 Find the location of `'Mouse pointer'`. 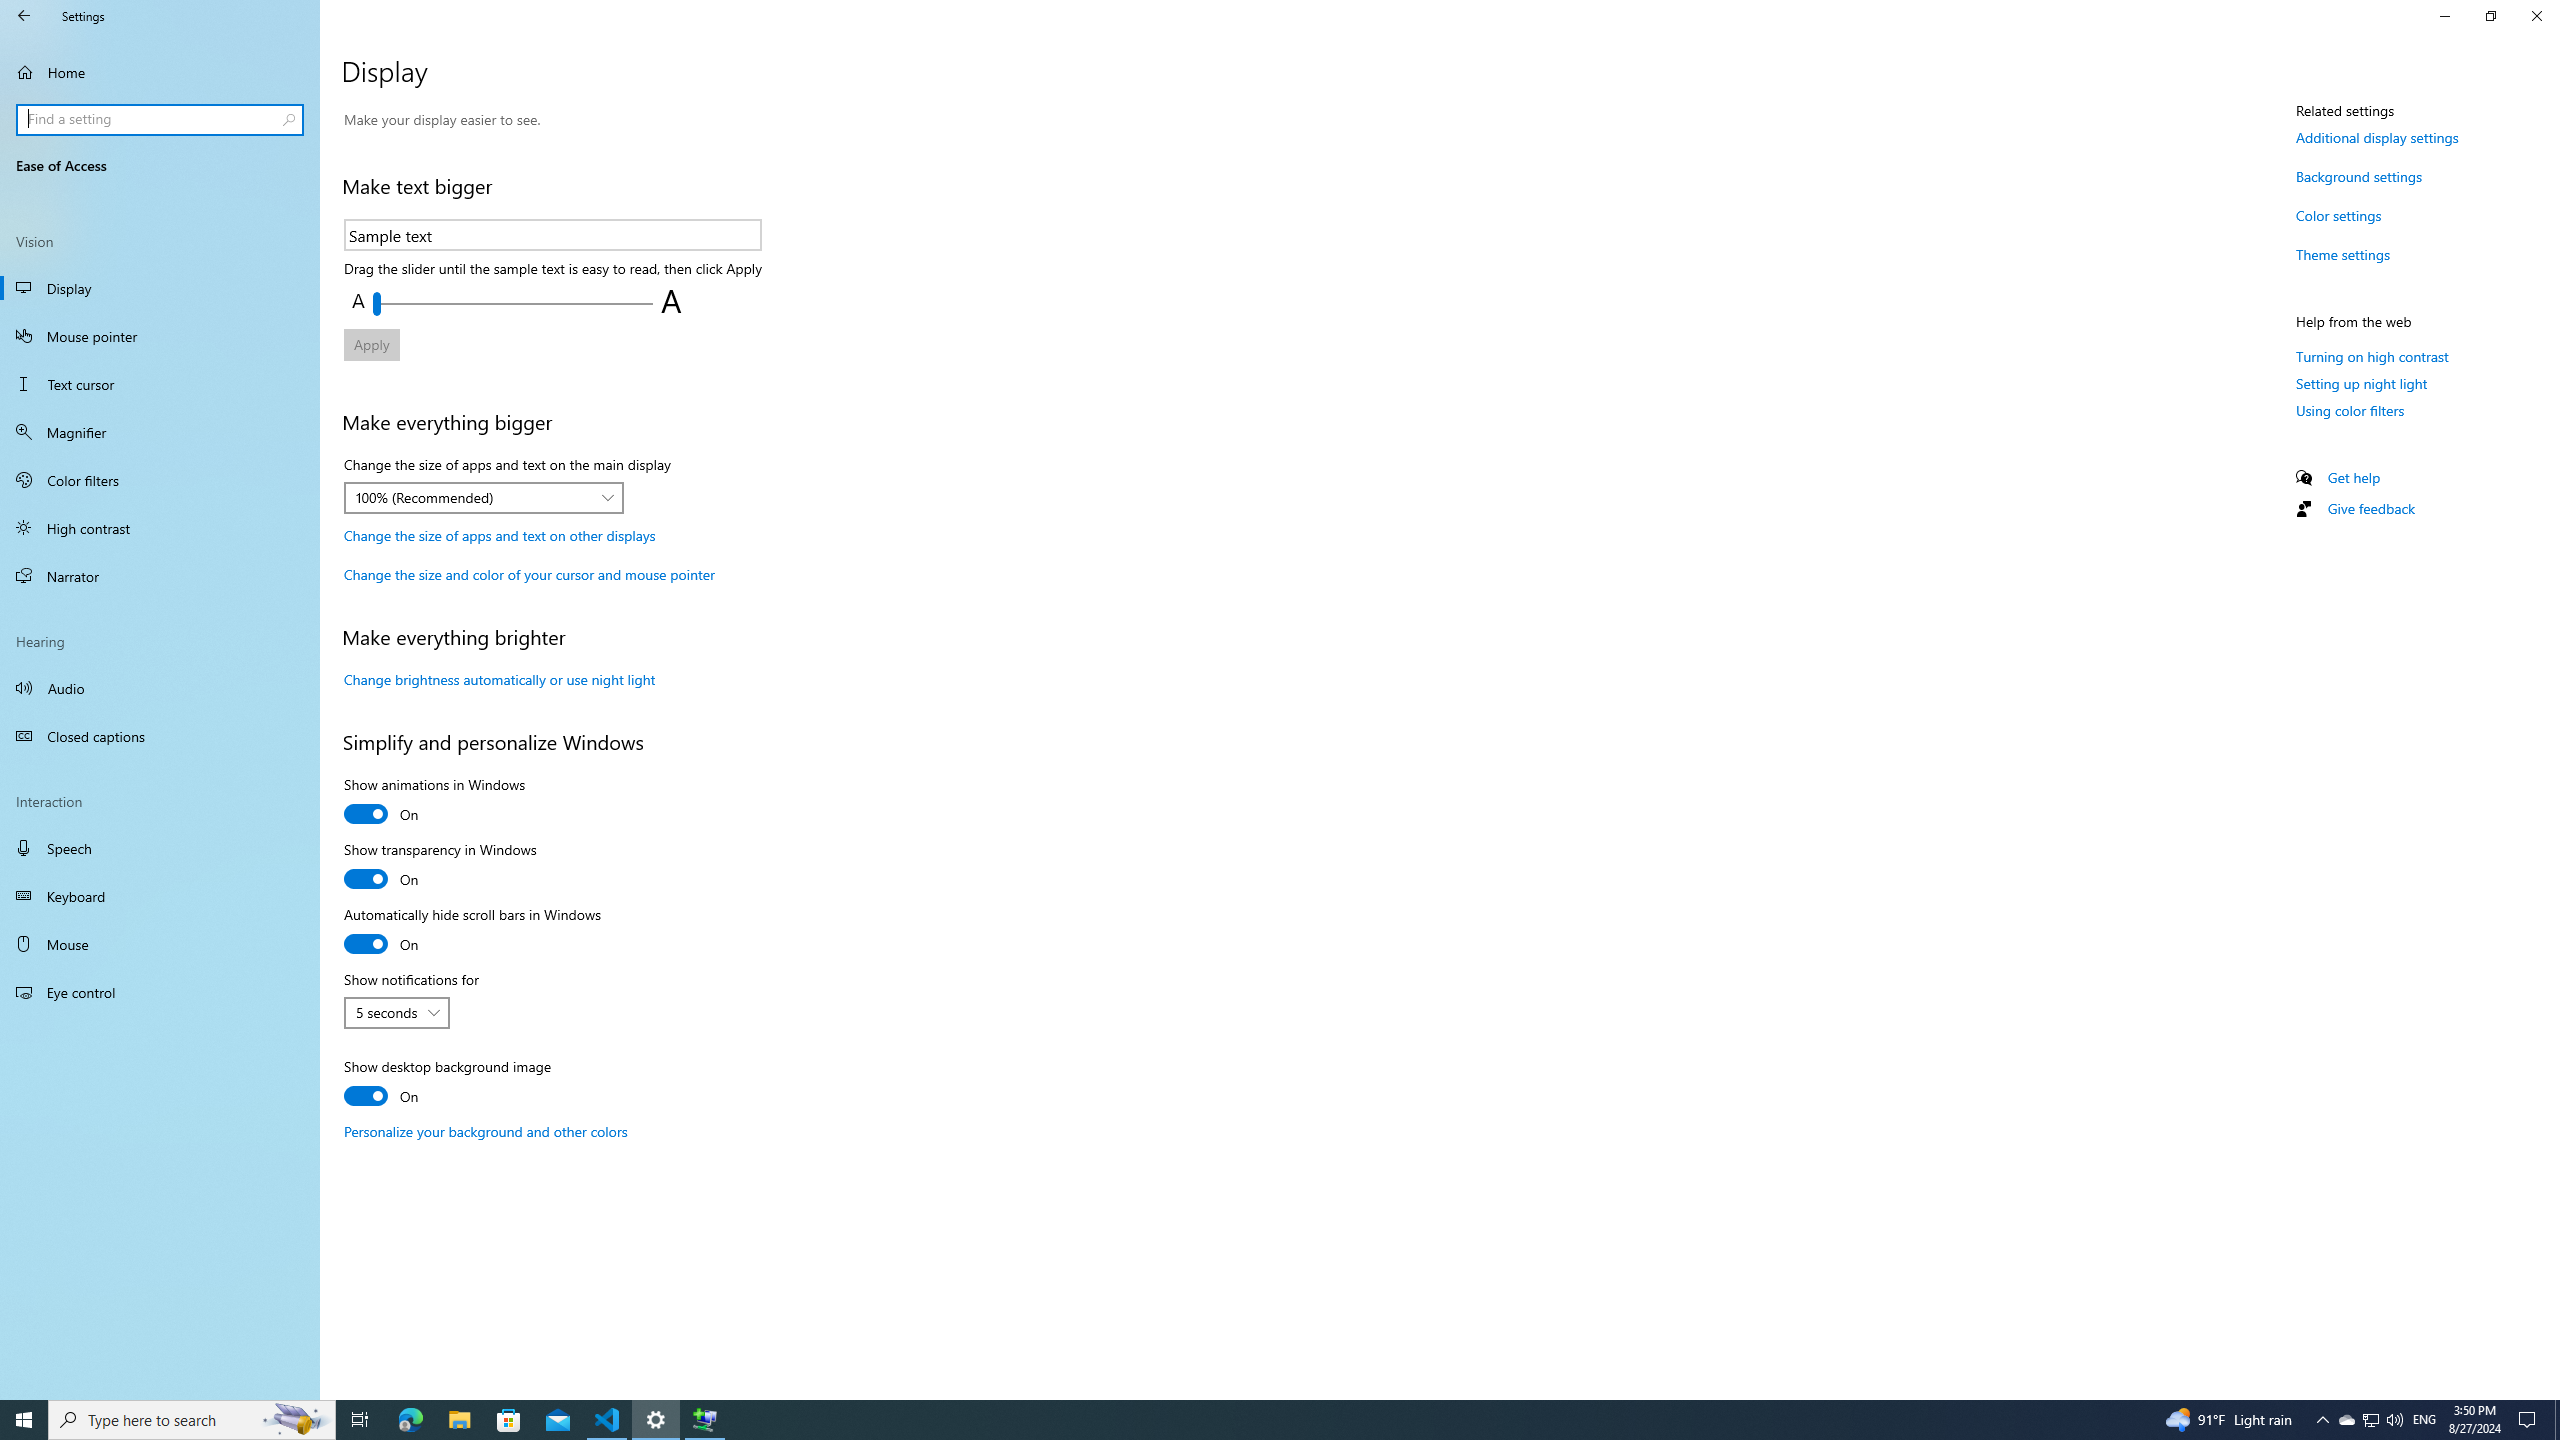

'Mouse pointer' is located at coordinates (159, 336).